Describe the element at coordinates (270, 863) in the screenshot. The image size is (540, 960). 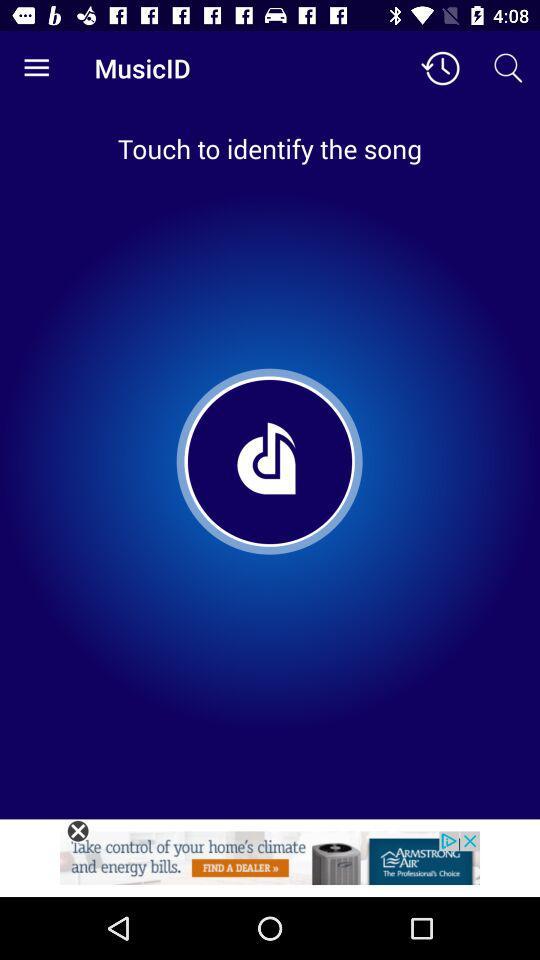
I see `see the advertisement` at that location.